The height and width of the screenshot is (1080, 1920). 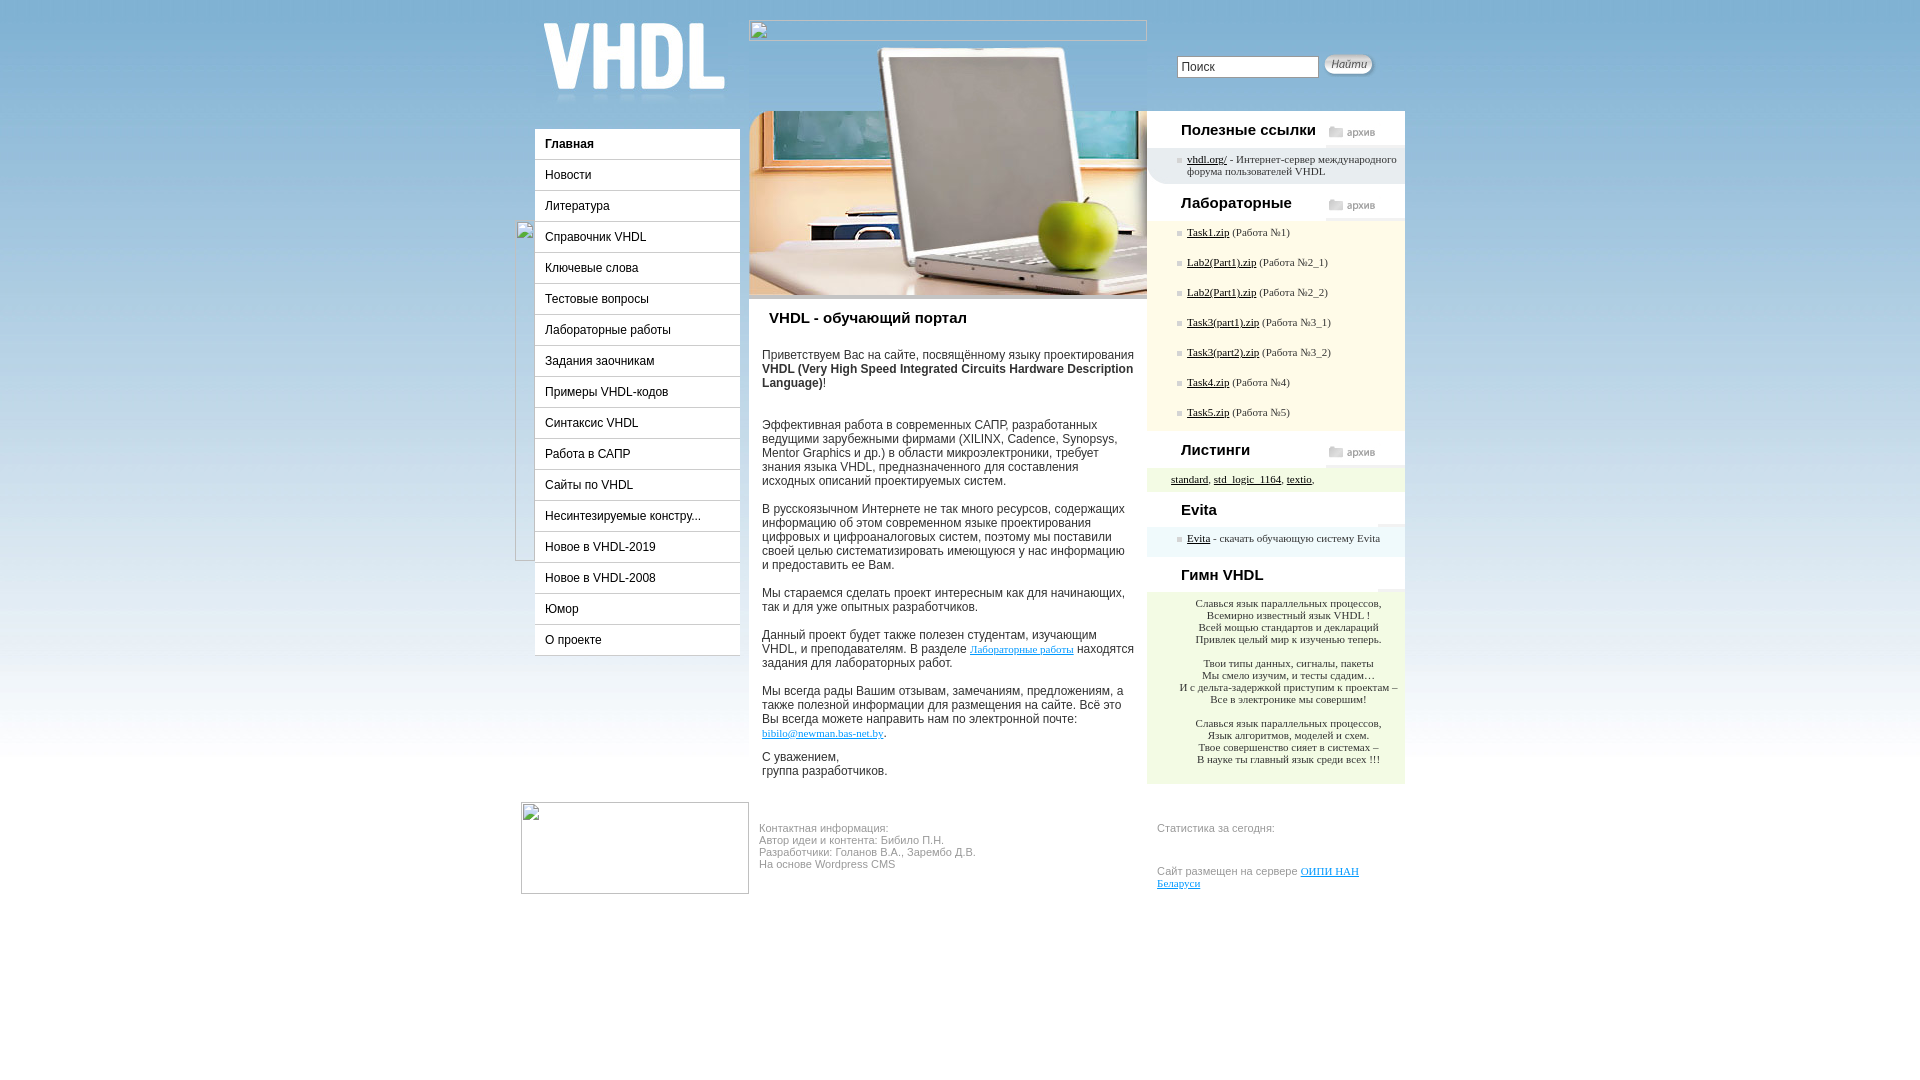 What do you see at coordinates (1222, 320) in the screenshot?
I see `'Task3(part1).zip'` at bounding box center [1222, 320].